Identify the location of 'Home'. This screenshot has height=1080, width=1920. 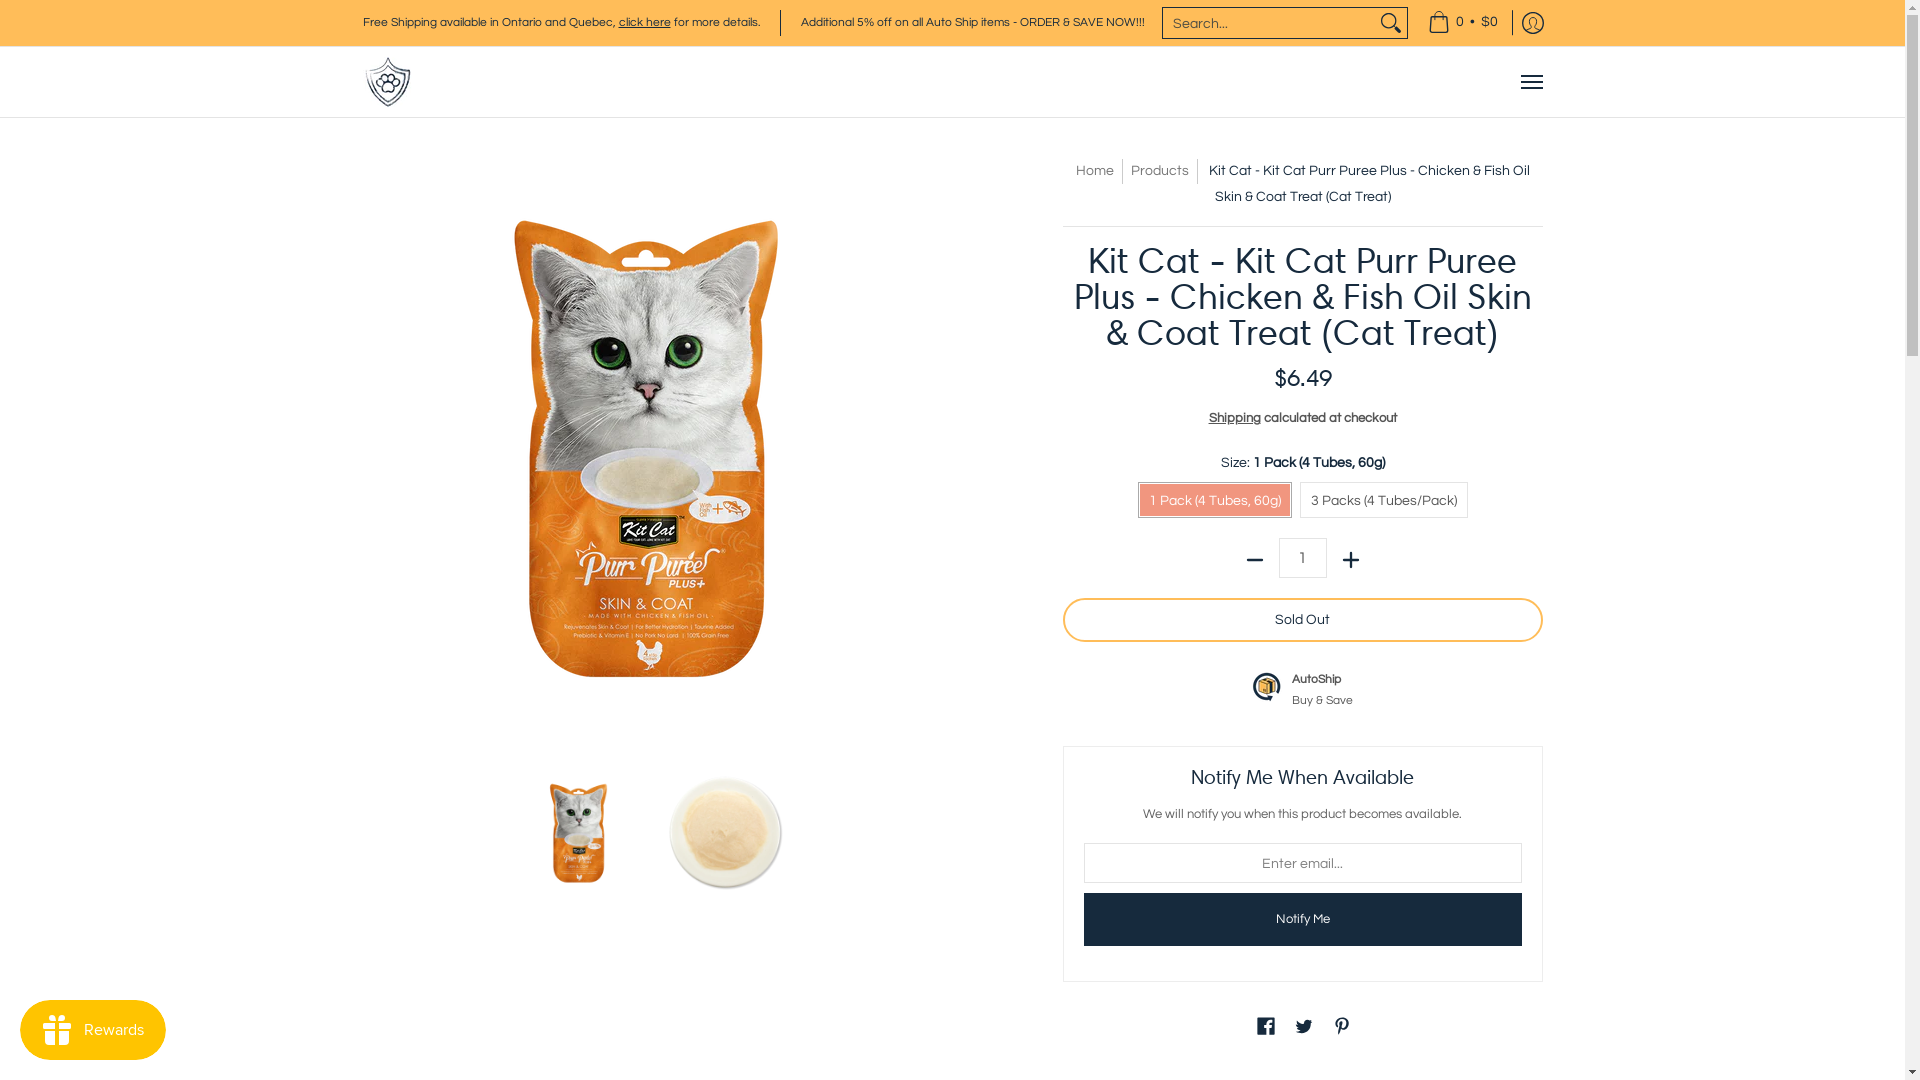
(1093, 169).